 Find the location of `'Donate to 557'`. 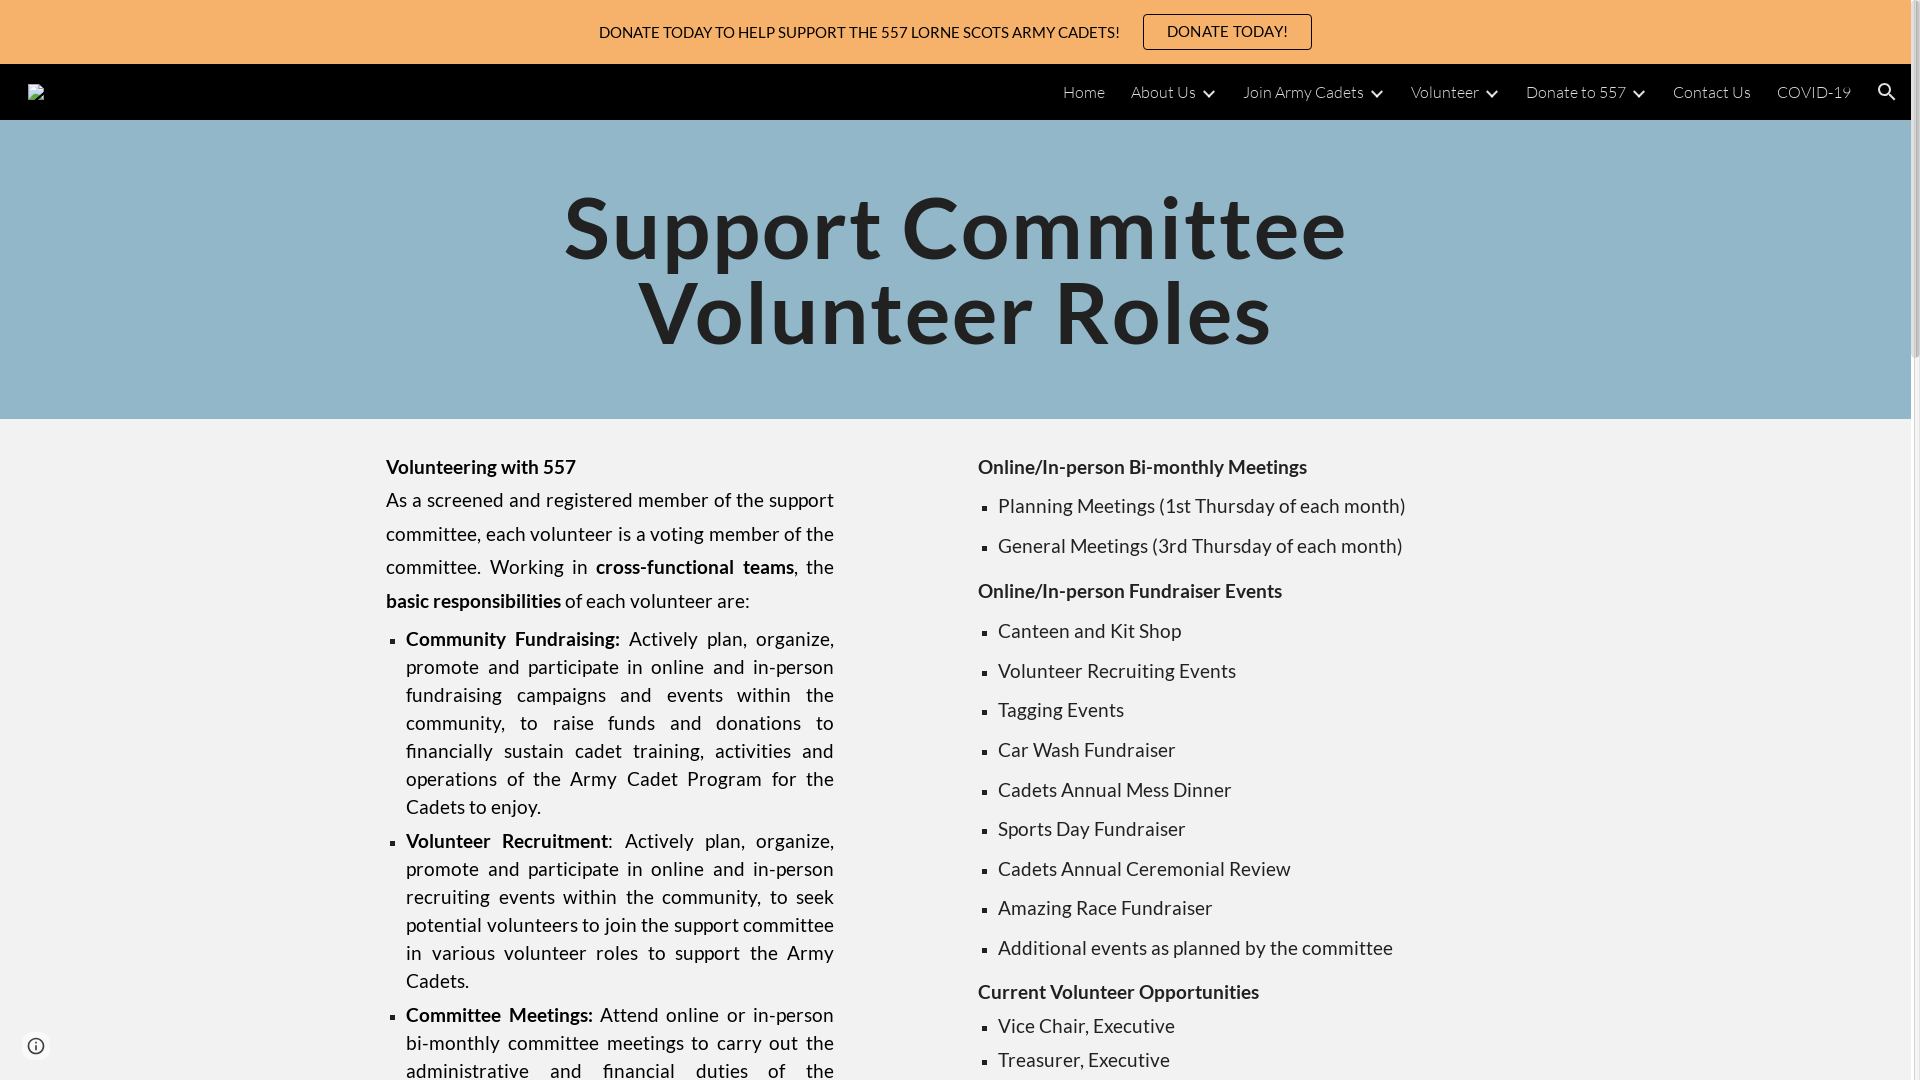

'Donate to 557' is located at coordinates (1574, 92).